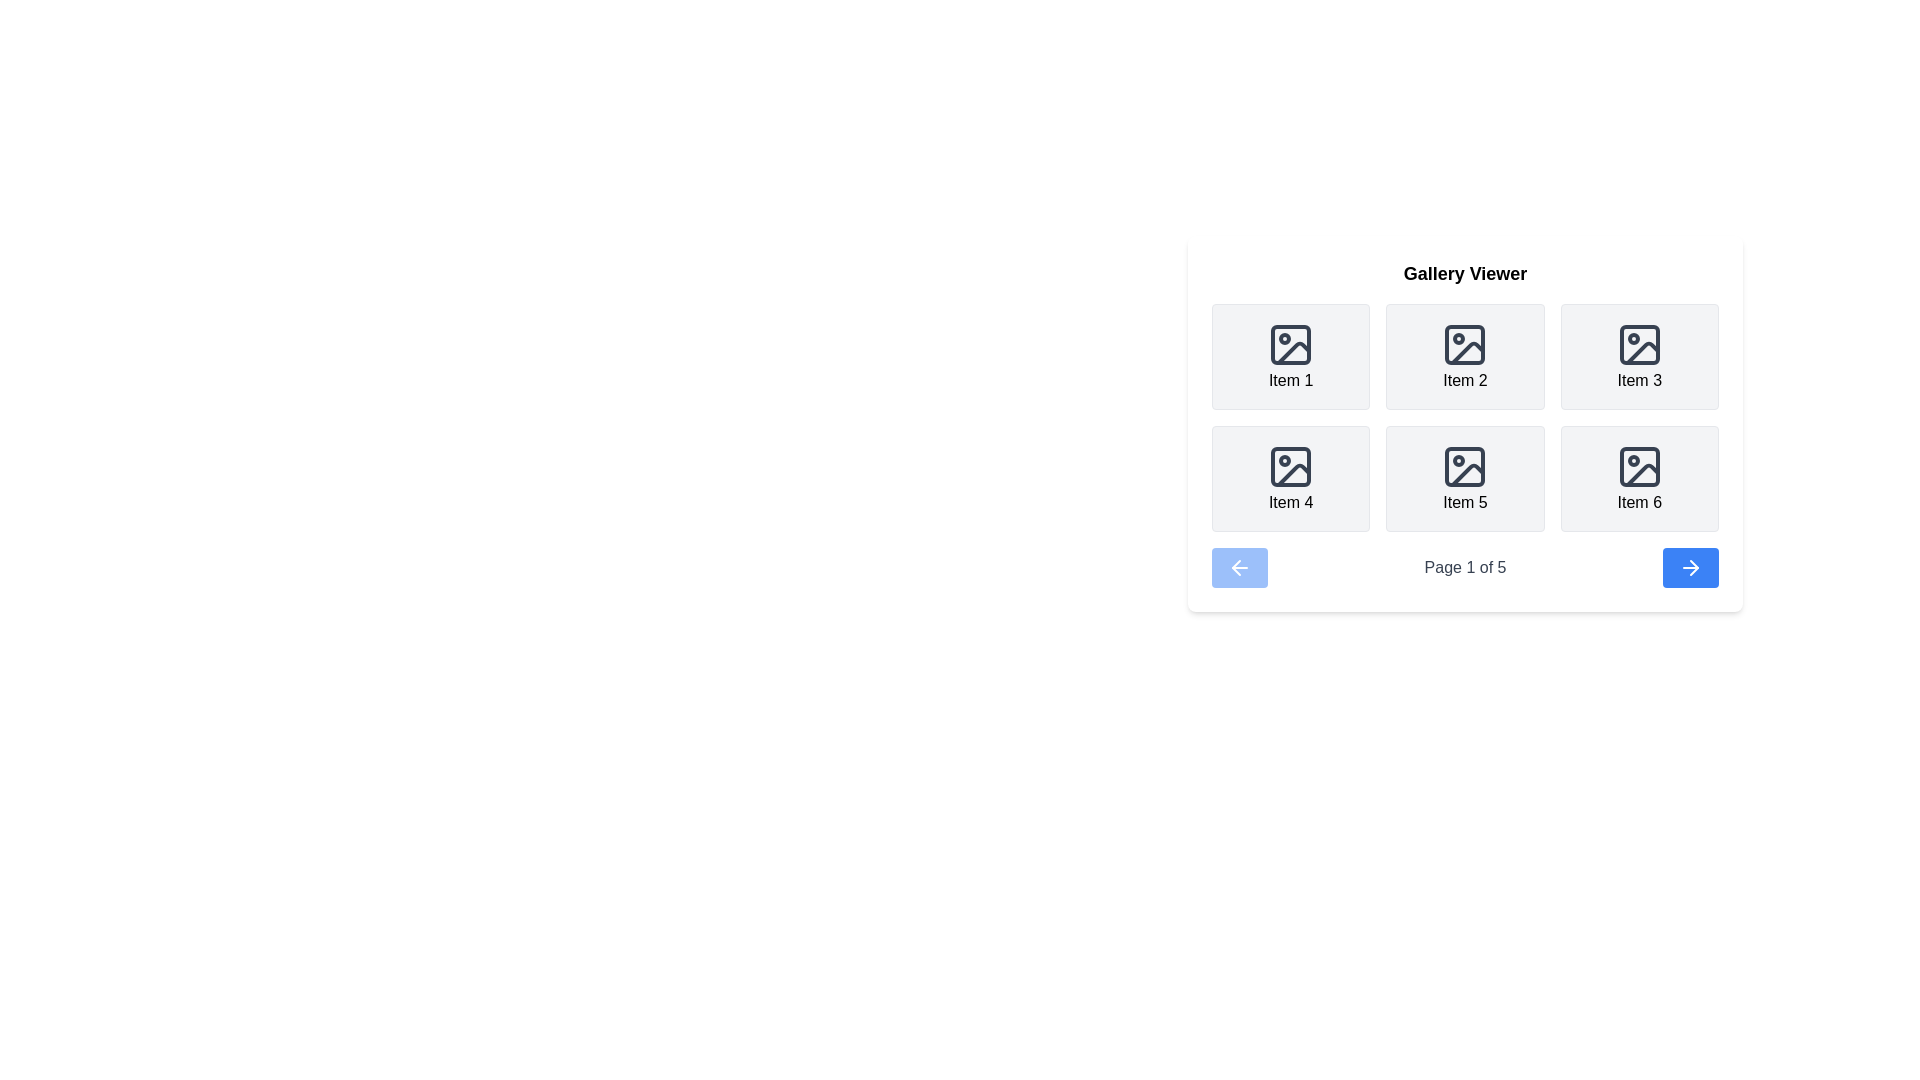 This screenshot has width=1920, height=1080. I want to click on the card-like element representing 'Item 1' in the grid-based gallery, which features a light gray background, rounded corners, and a centered dark gray icon, so click(1291, 356).